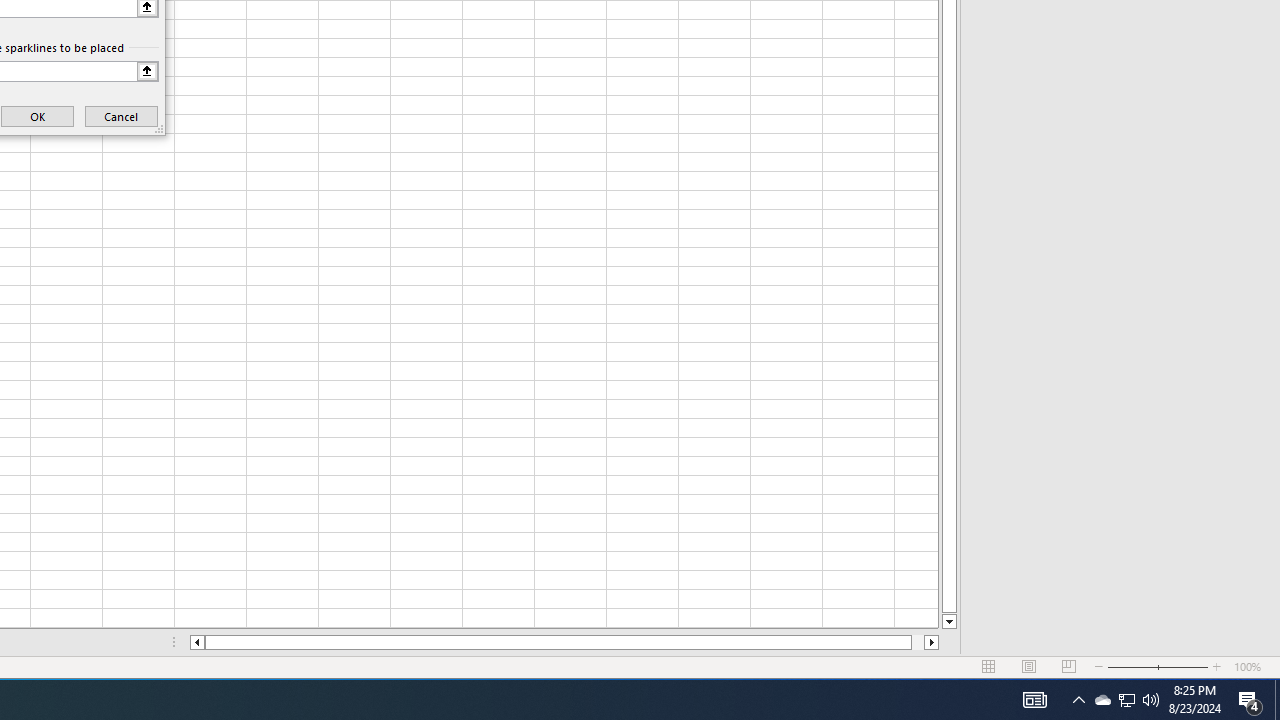 This screenshot has width=1280, height=720. What do you see at coordinates (948, 621) in the screenshot?
I see `'Line down'` at bounding box center [948, 621].